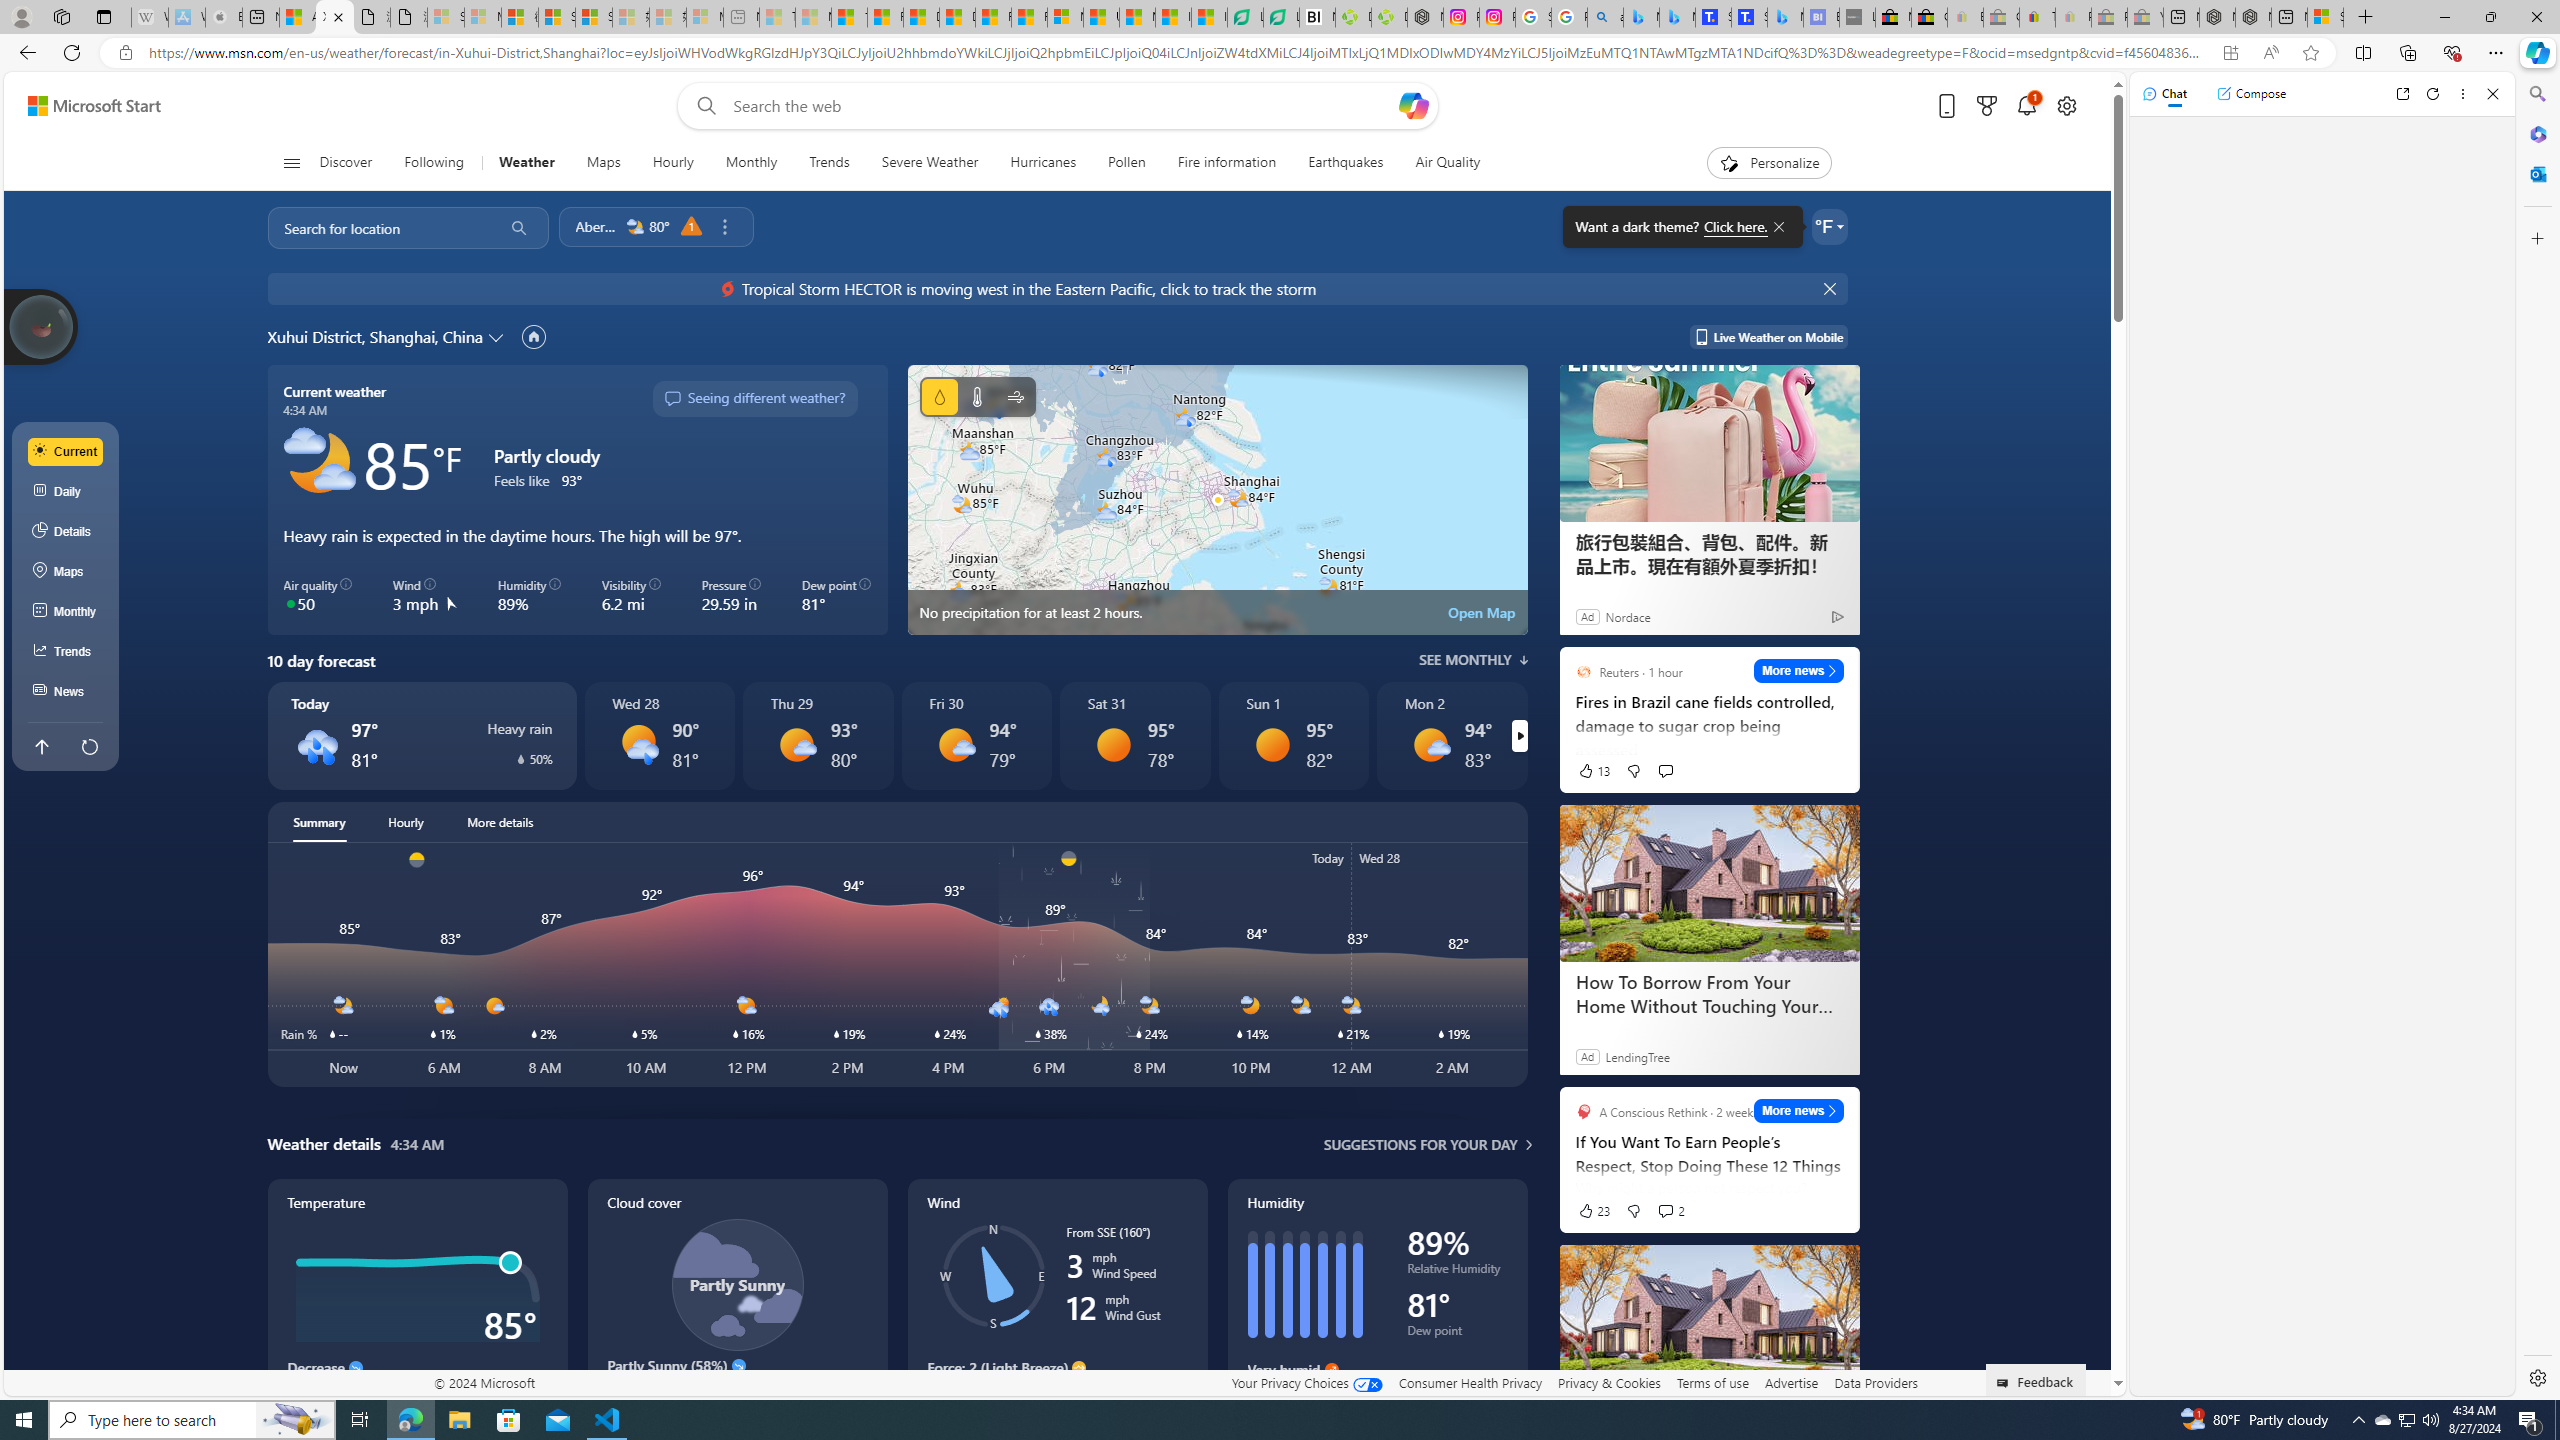 Image resolution: width=2560 pixels, height=1440 pixels. What do you see at coordinates (354, 1367) in the screenshot?
I see `'Decrease'` at bounding box center [354, 1367].